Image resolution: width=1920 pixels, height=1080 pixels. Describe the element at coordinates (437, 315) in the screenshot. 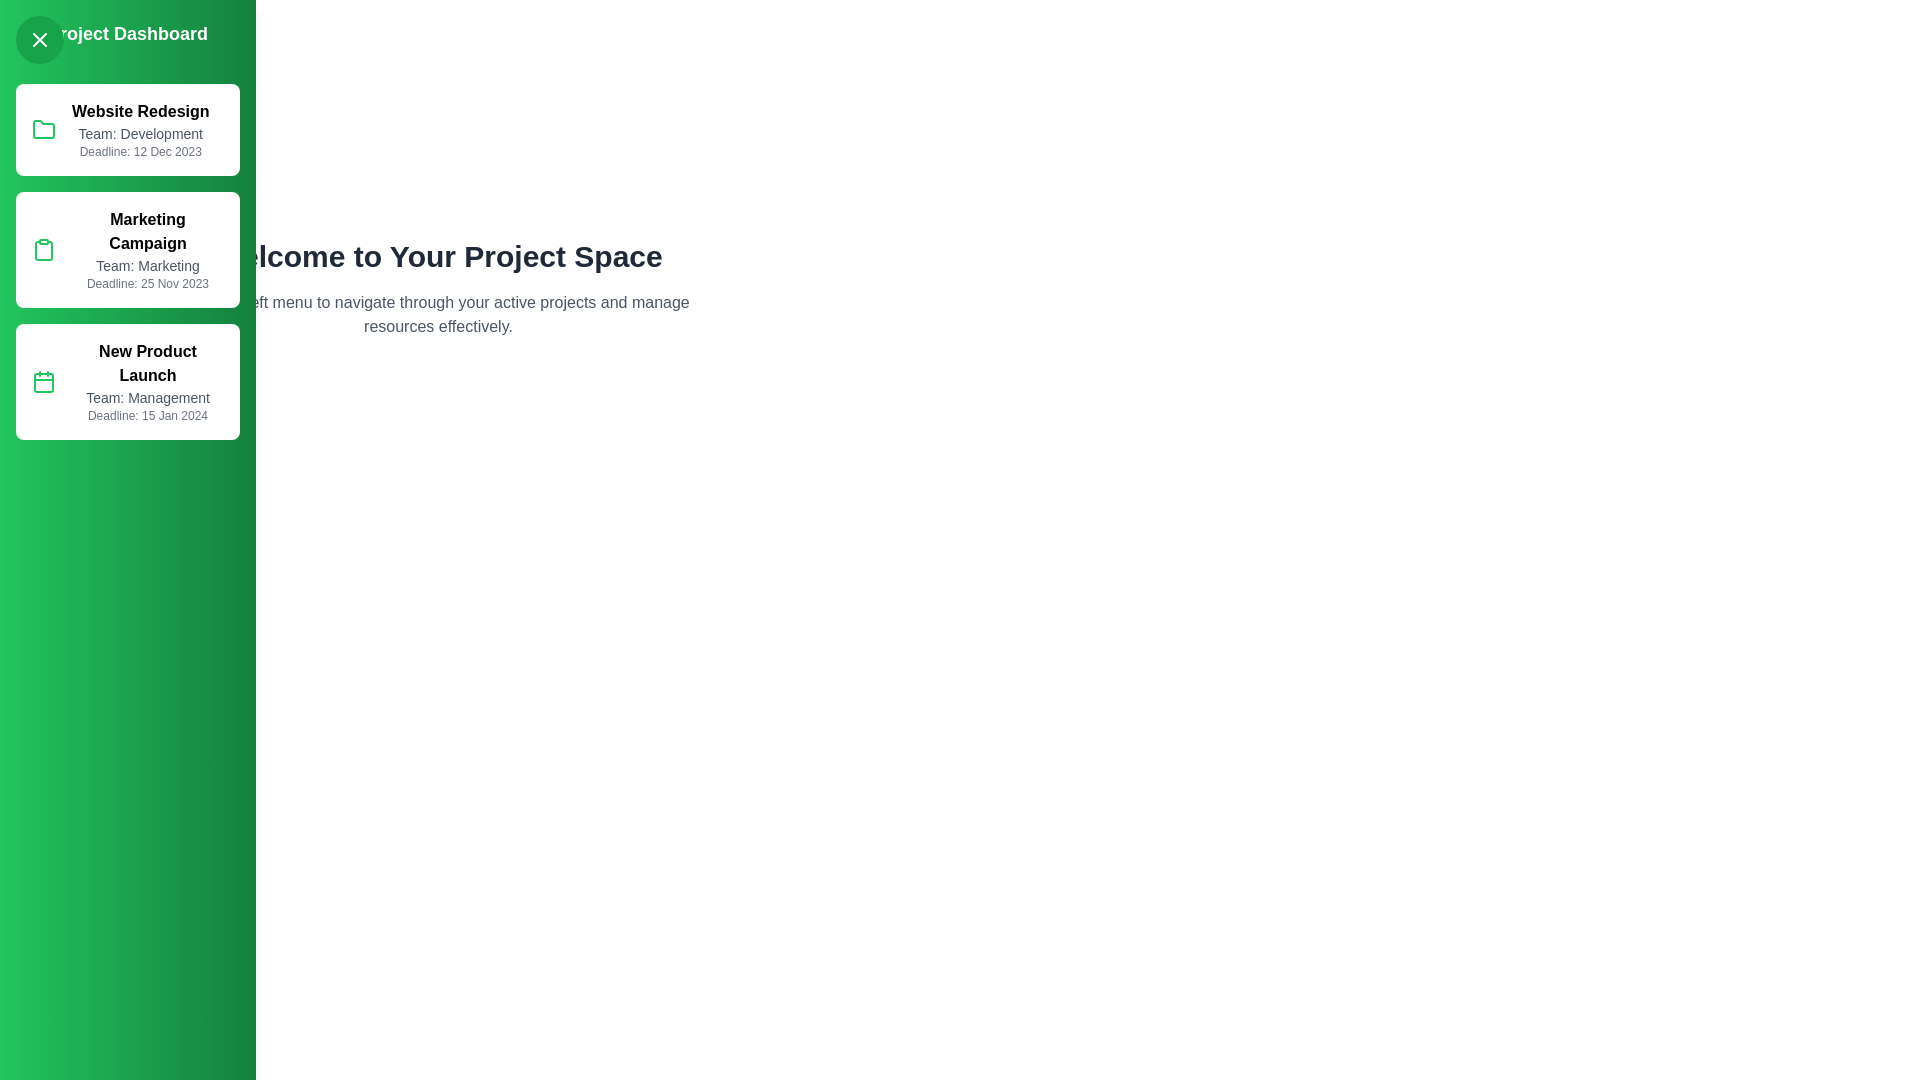

I see `the main content area to read the welcome message` at that location.